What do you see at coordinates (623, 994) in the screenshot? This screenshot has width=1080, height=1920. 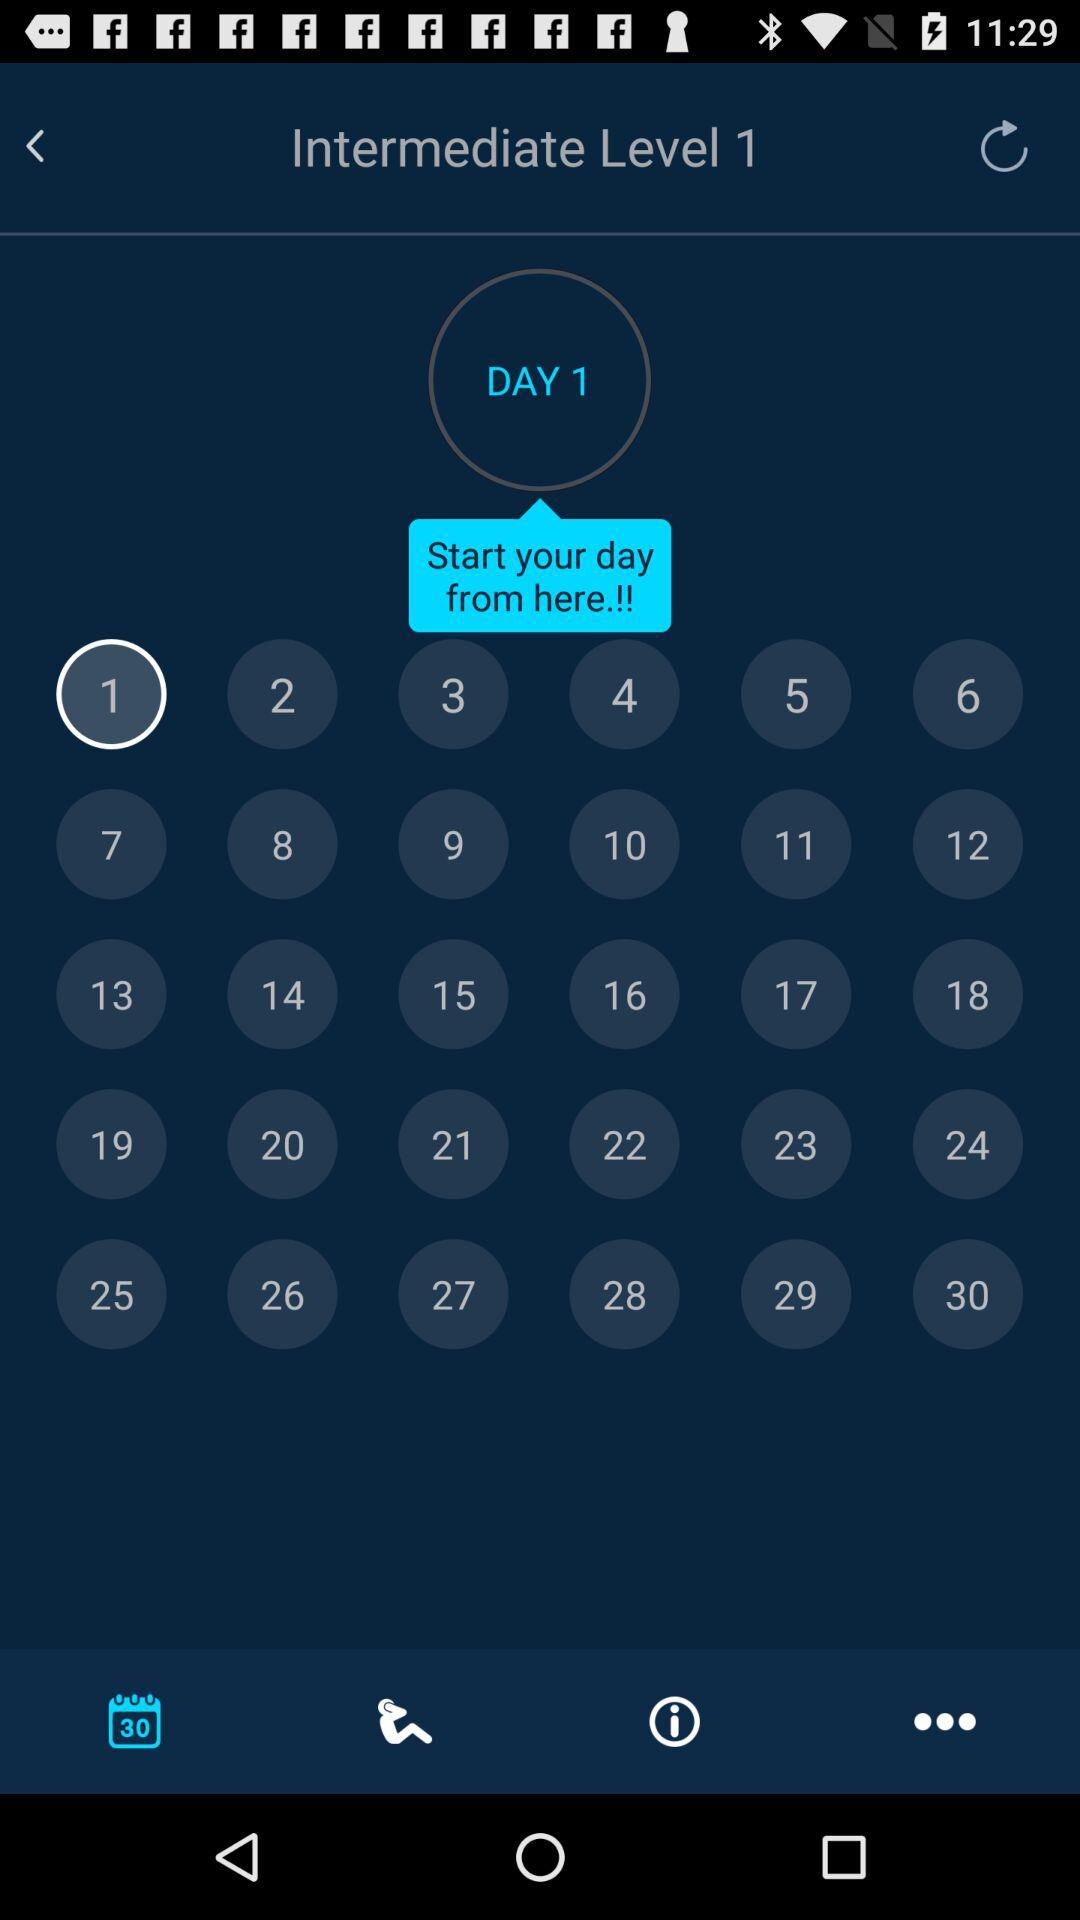 I see `the number` at bounding box center [623, 994].